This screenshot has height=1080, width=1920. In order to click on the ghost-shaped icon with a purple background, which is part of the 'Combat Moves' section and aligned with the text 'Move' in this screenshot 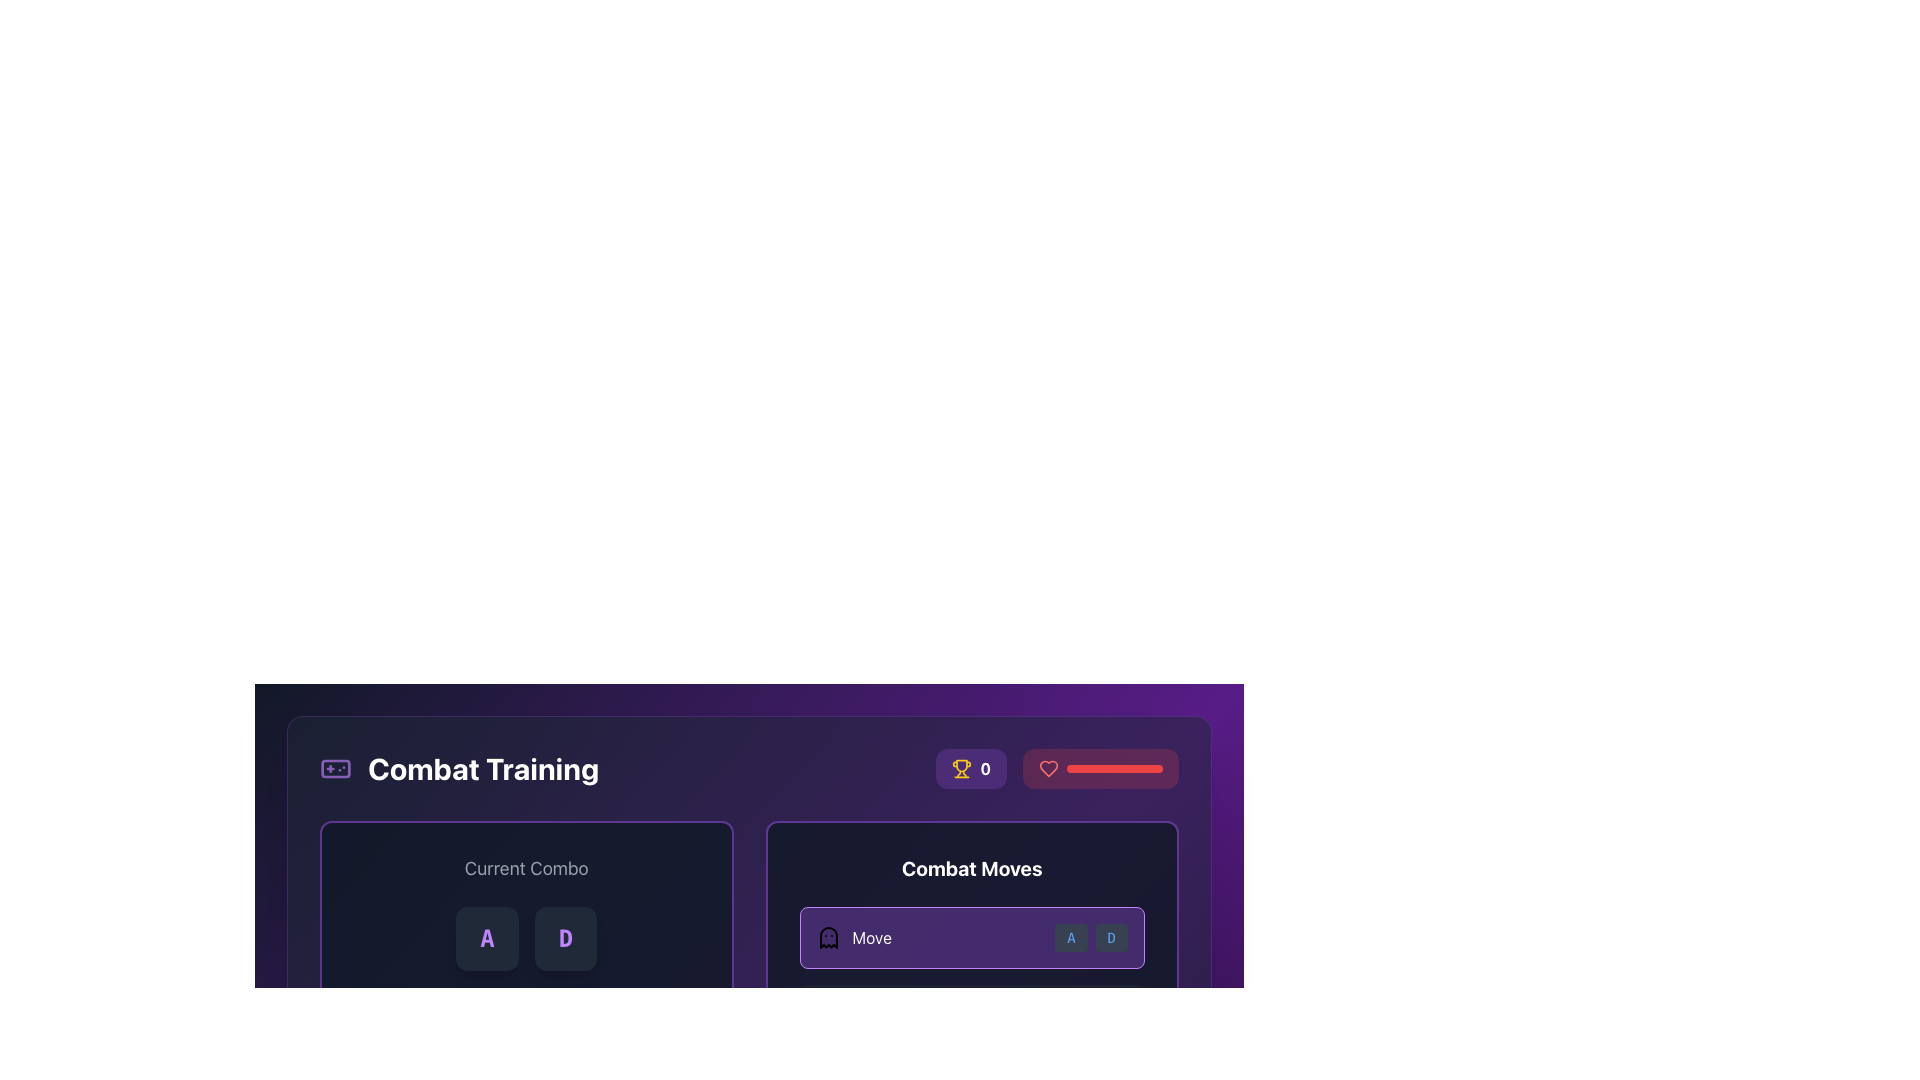, I will do `click(828, 937)`.